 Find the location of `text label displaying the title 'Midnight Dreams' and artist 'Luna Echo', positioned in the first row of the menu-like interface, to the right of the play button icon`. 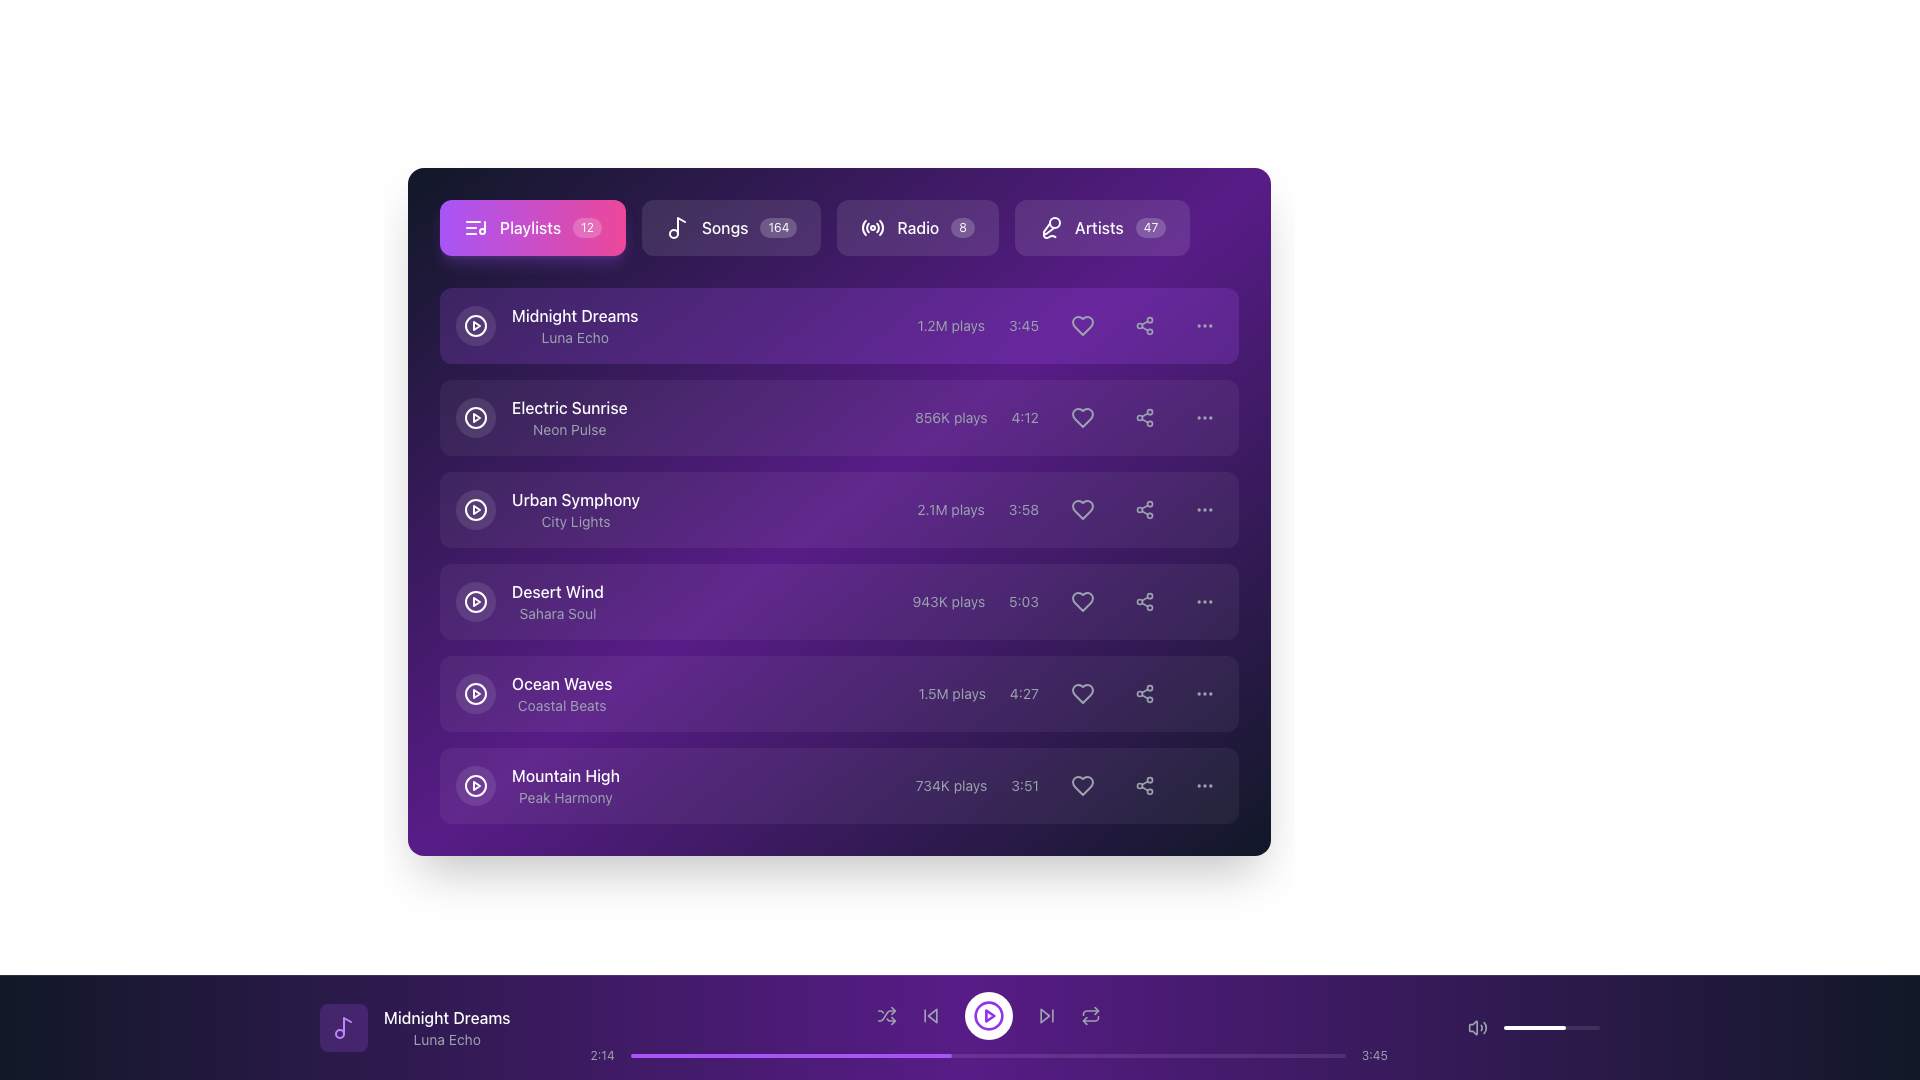

text label displaying the title 'Midnight Dreams' and artist 'Luna Echo', positioned in the first row of the menu-like interface, to the right of the play button icon is located at coordinates (574, 325).